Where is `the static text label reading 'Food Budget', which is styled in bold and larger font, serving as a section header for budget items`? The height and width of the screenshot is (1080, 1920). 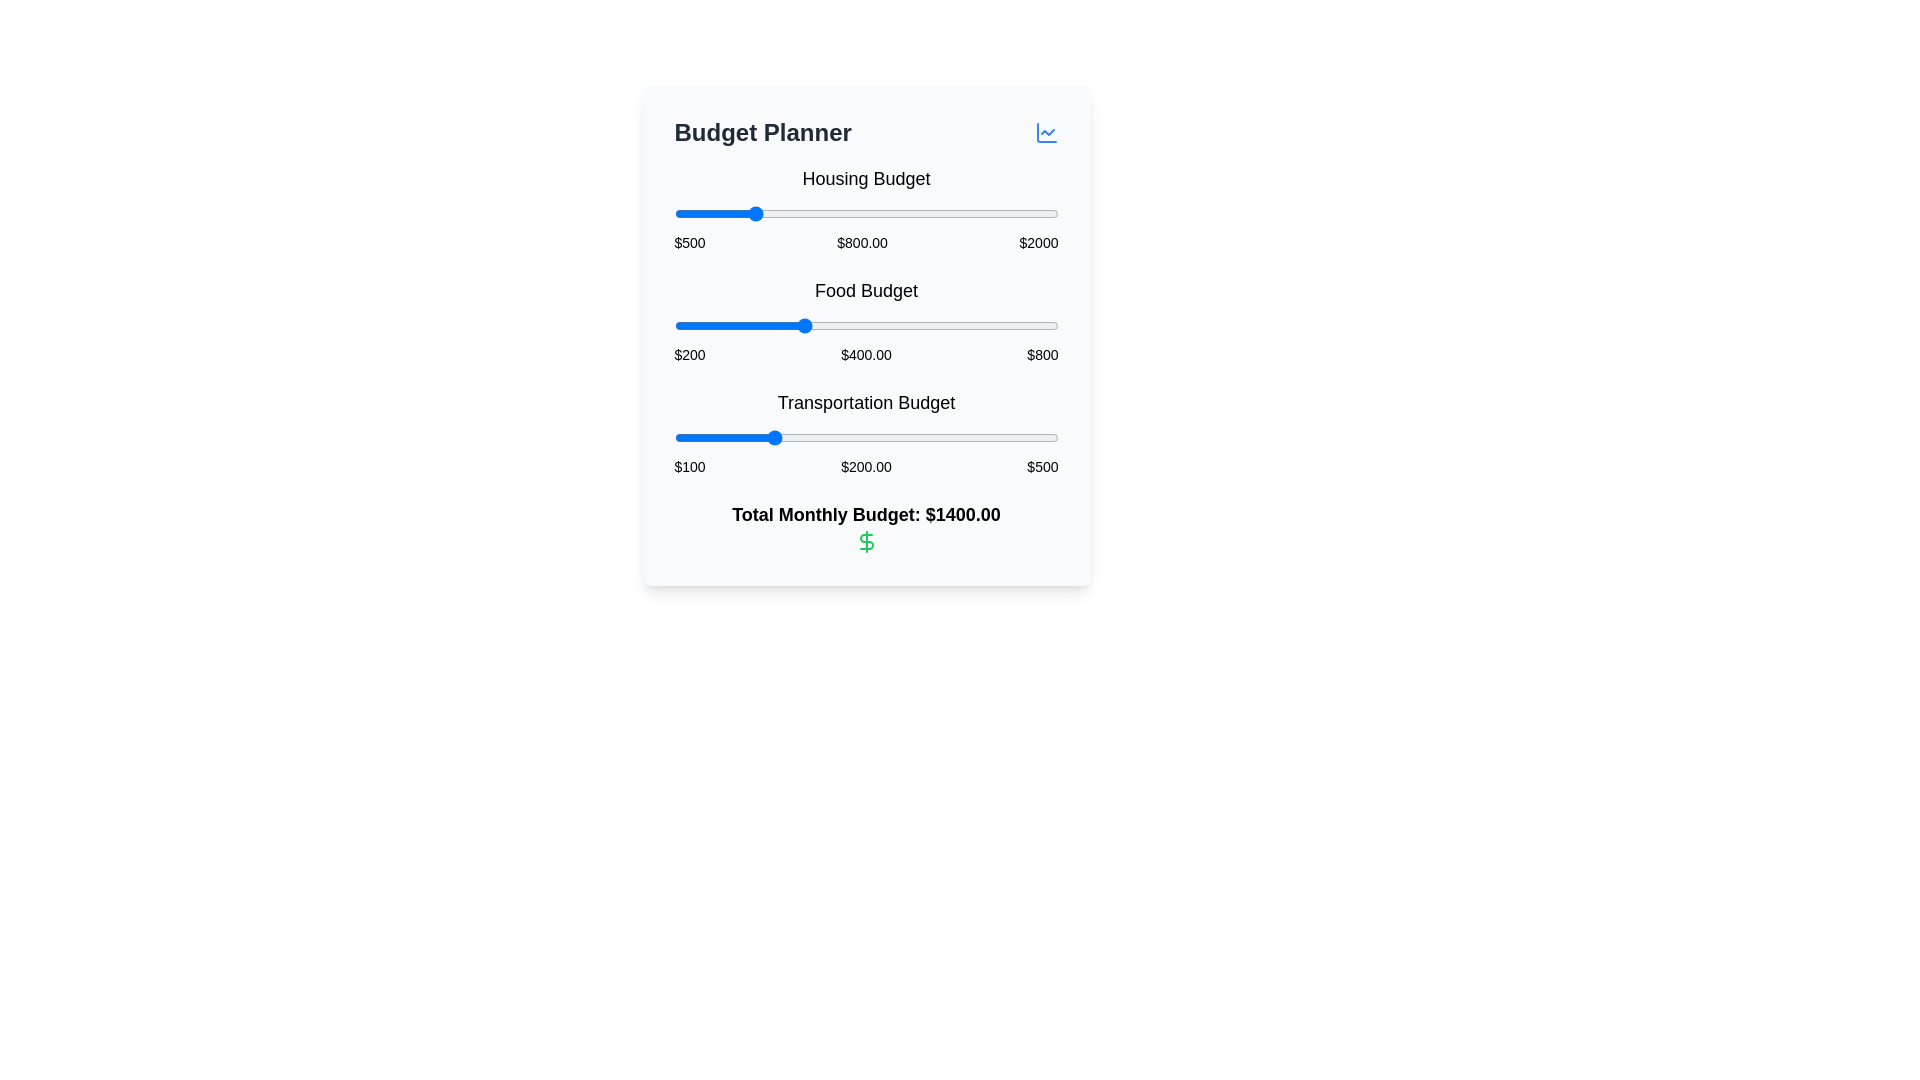
the static text label reading 'Food Budget', which is styled in bold and larger font, serving as a section header for budget items is located at coordinates (866, 290).